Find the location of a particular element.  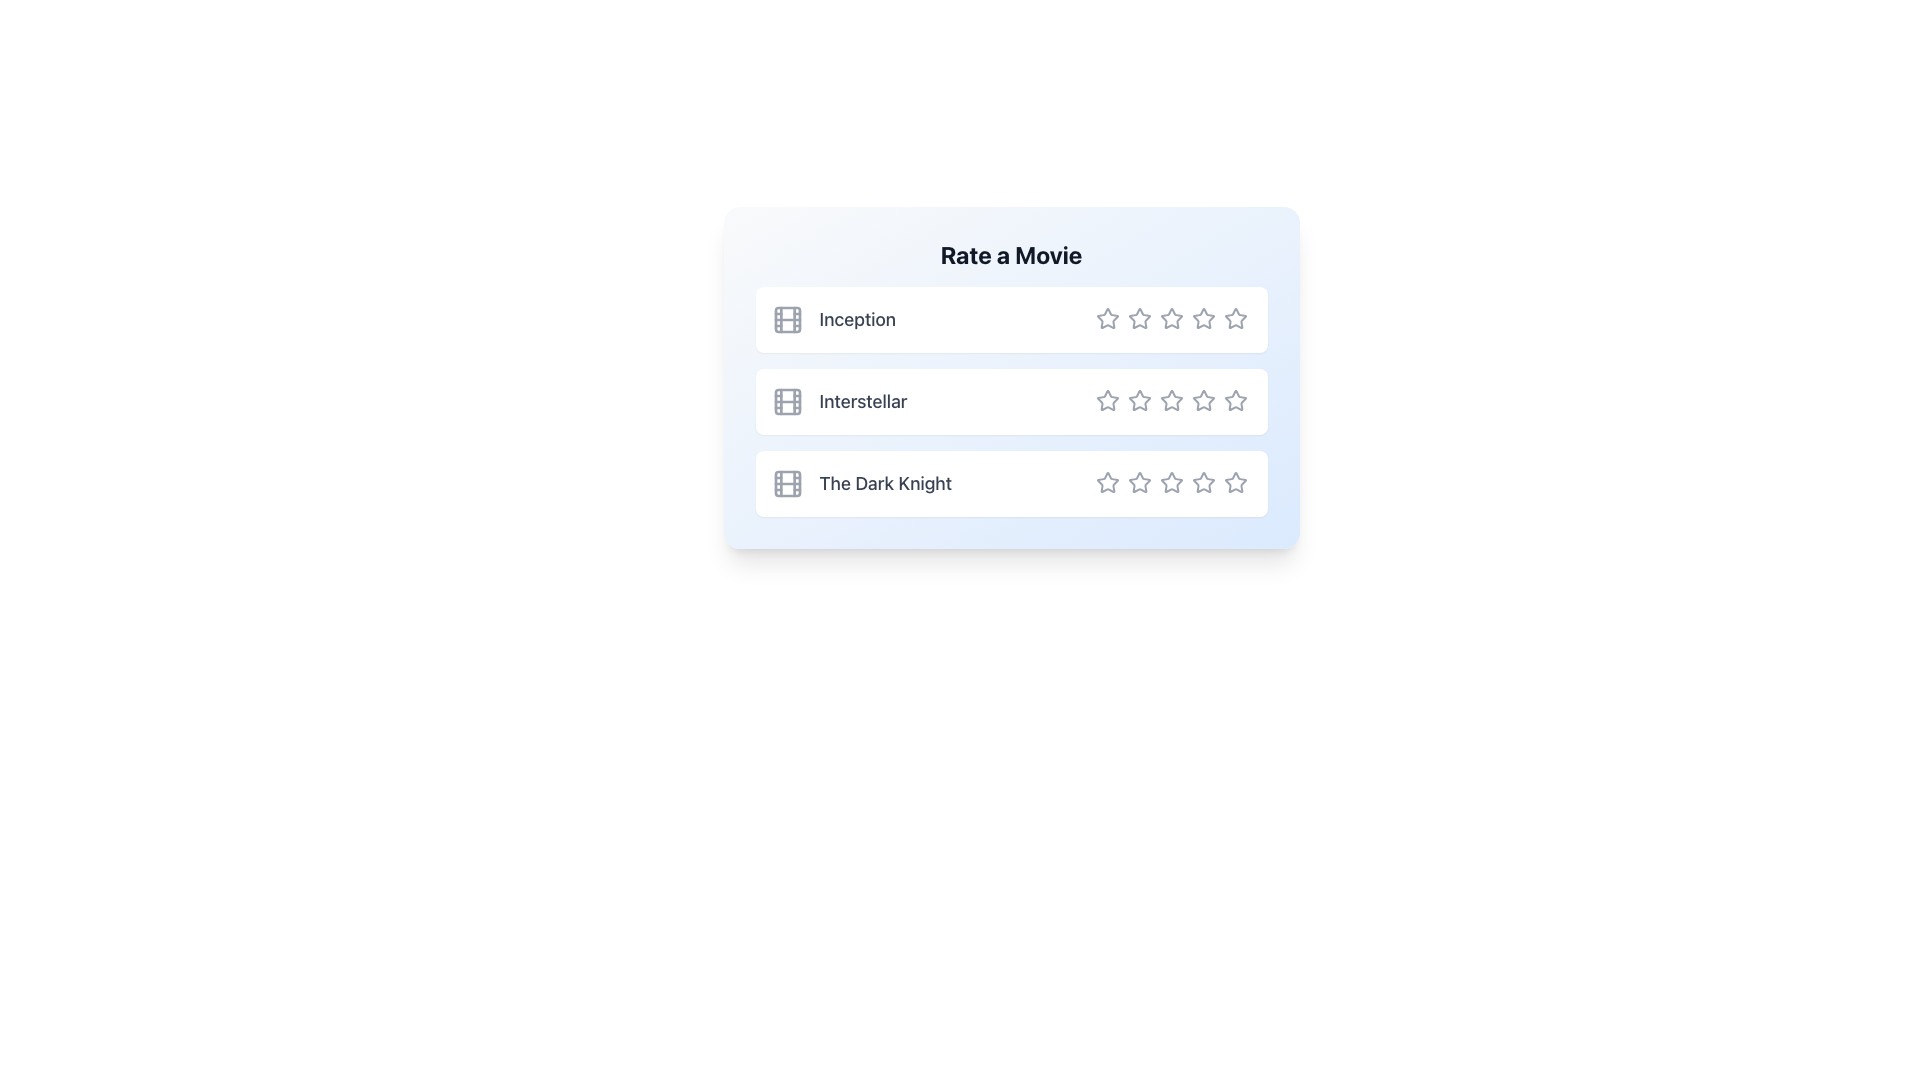

the movie title 'Inception' by interacting with the List Item Entry element is located at coordinates (1011, 319).